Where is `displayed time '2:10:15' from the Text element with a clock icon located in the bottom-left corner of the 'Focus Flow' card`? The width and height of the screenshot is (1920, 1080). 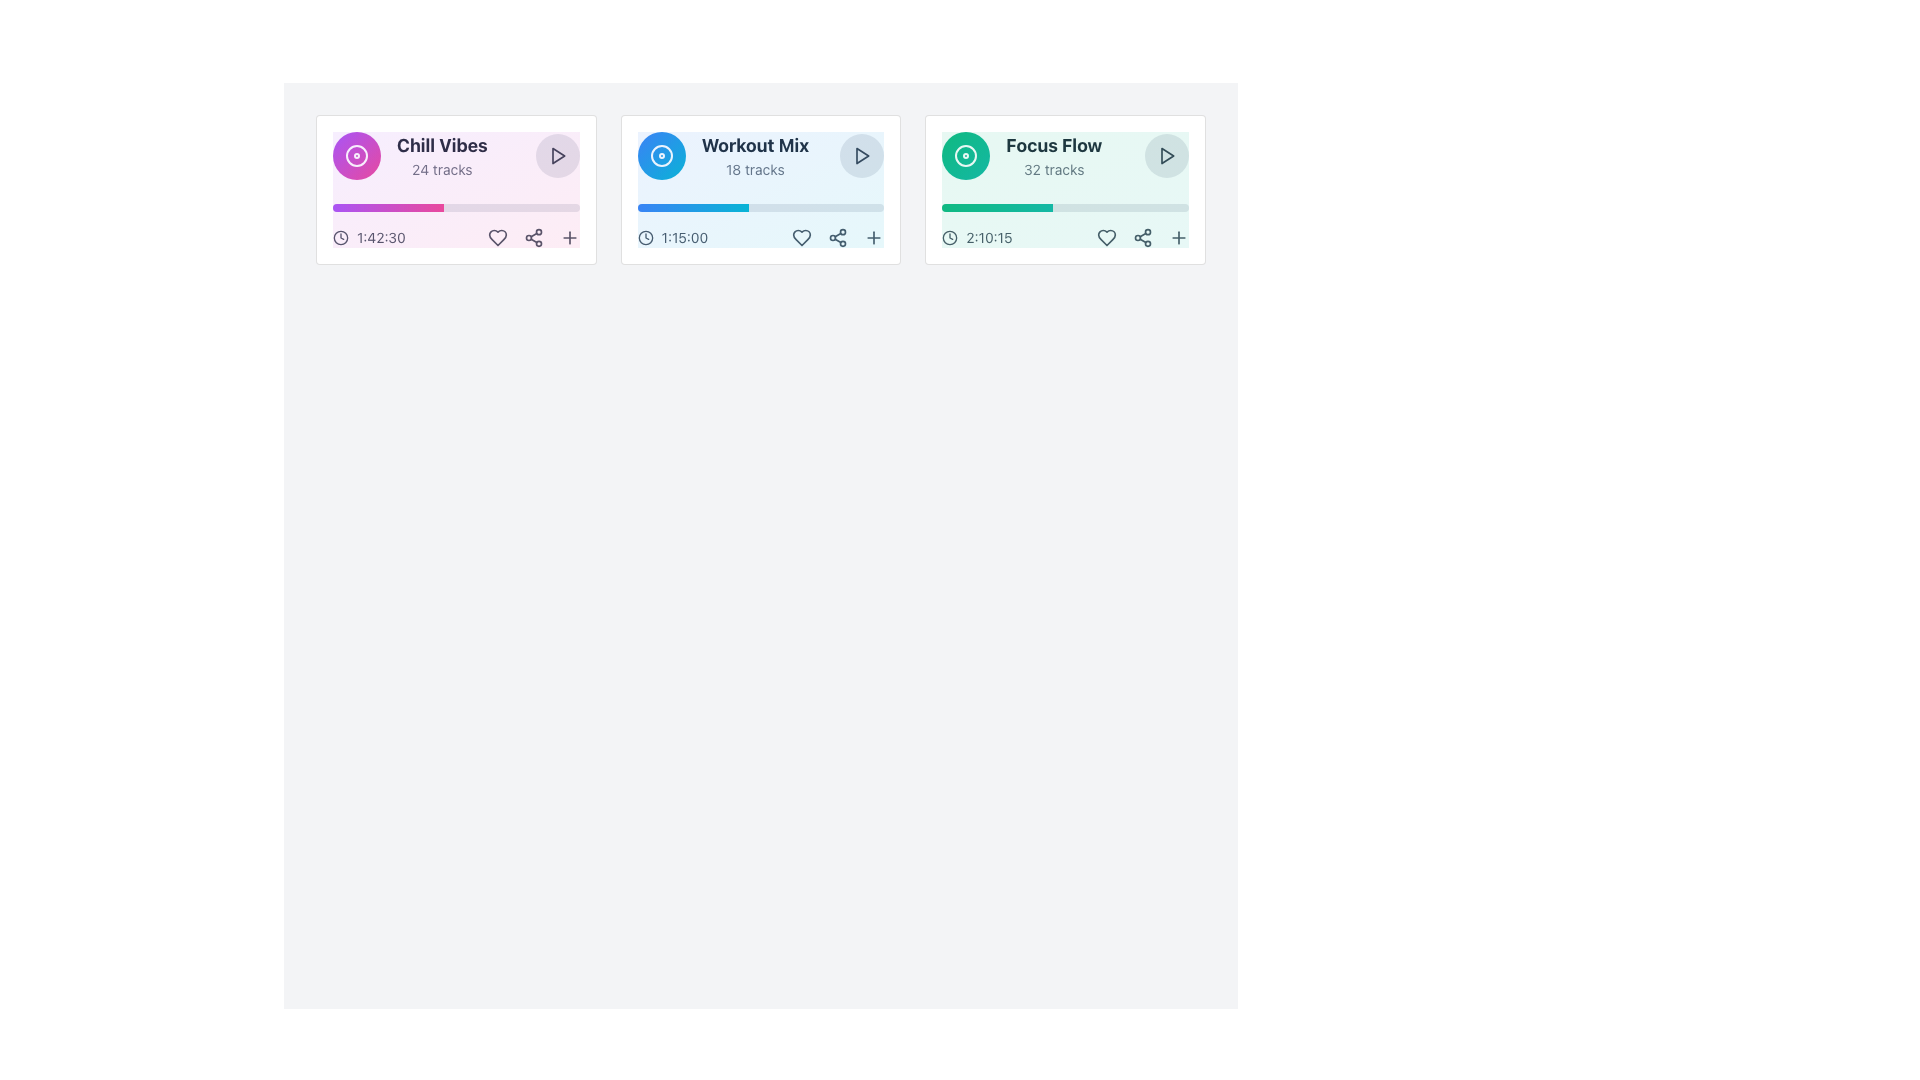
displayed time '2:10:15' from the Text element with a clock icon located in the bottom-left corner of the 'Focus Flow' card is located at coordinates (977, 237).